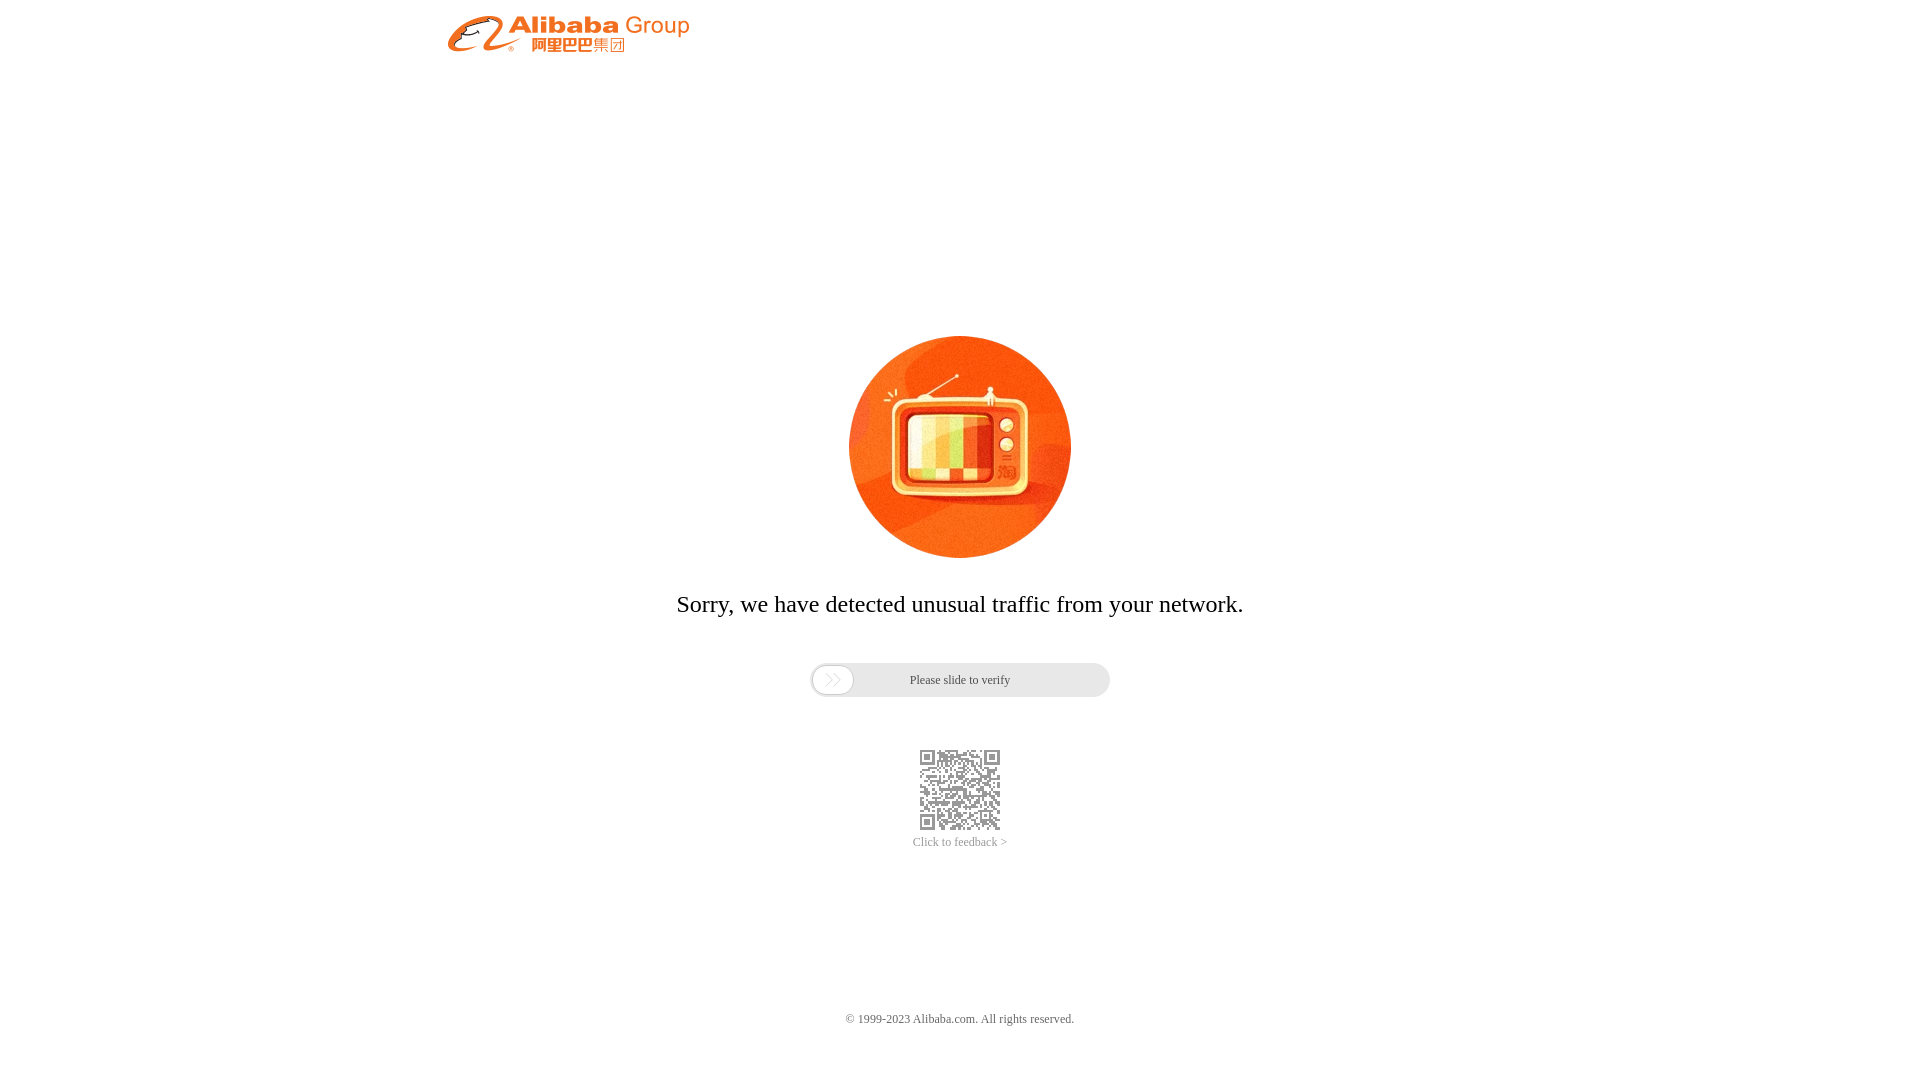 The width and height of the screenshot is (1920, 1080). Describe the element at coordinates (960, 842) in the screenshot. I see `'Click to feedback >'` at that location.